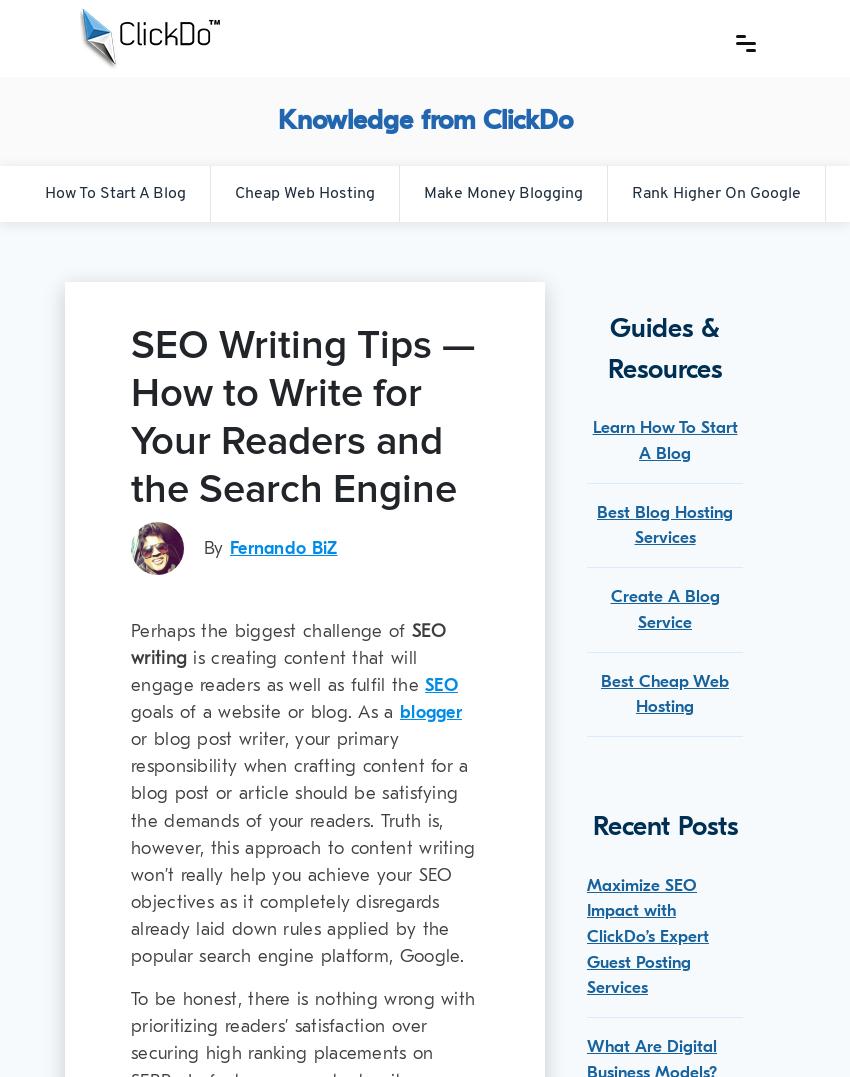 This screenshot has width=850, height=1077. I want to click on 'Cheap Web Hosting', so click(303, 191).